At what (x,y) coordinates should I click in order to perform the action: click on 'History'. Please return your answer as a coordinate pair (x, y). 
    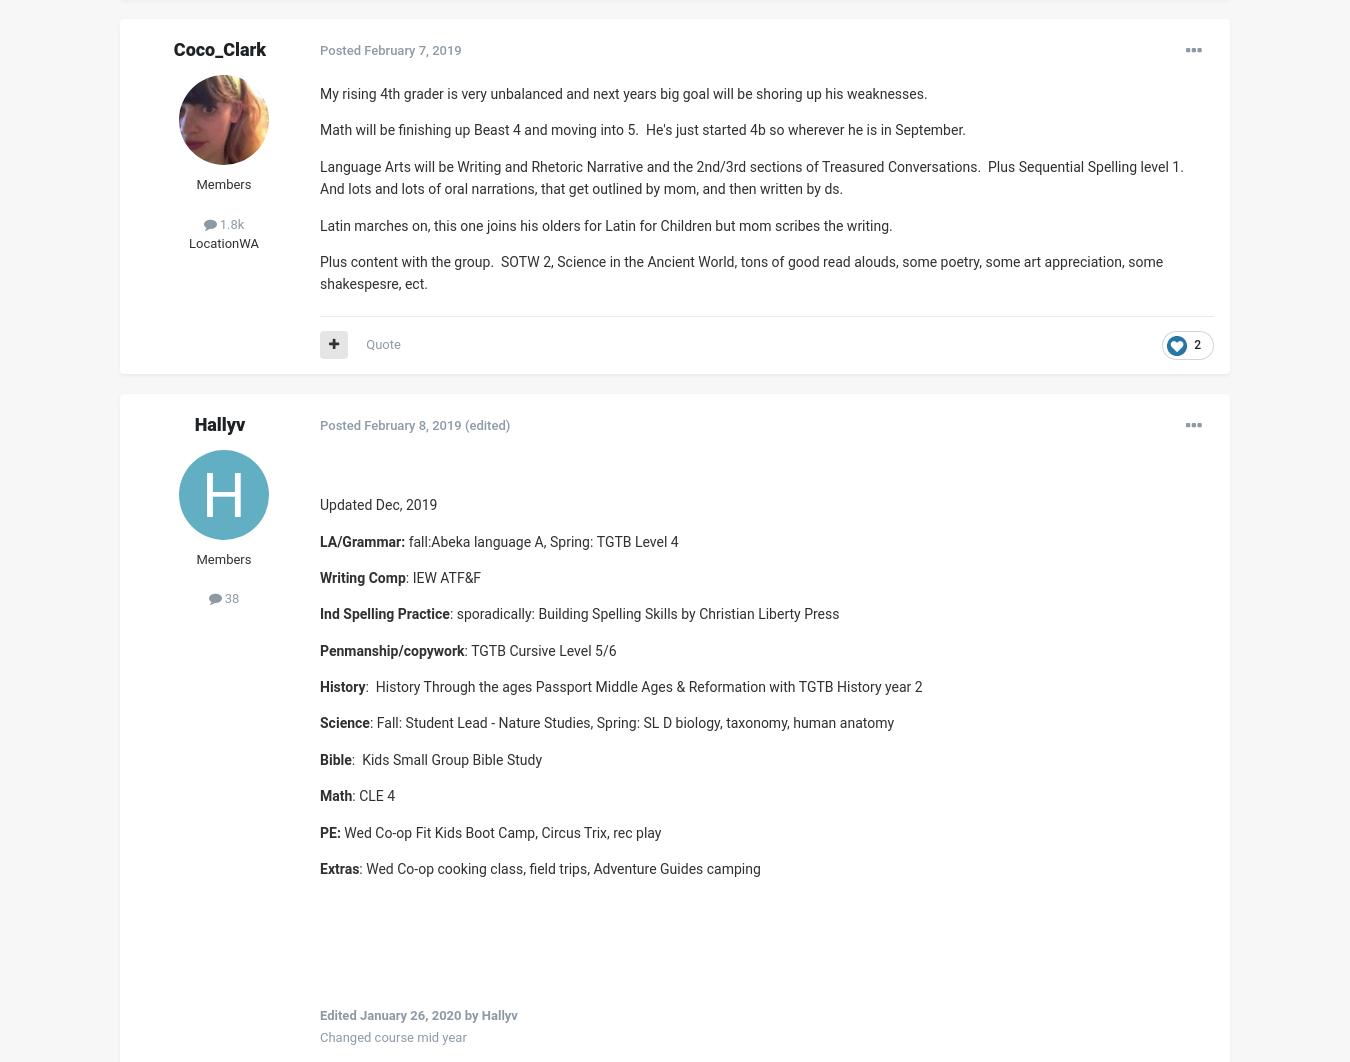
    Looking at the image, I should click on (342, 687).